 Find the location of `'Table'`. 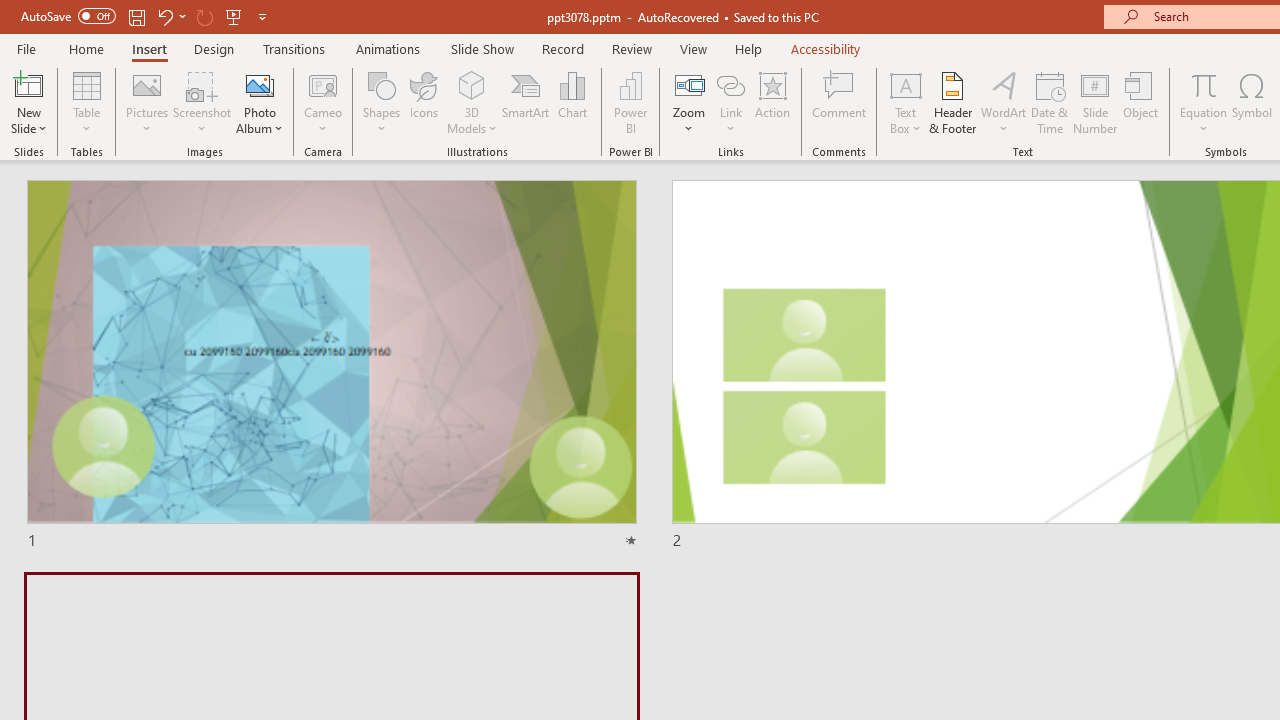

'Table' is located at coordinates (86, 103).